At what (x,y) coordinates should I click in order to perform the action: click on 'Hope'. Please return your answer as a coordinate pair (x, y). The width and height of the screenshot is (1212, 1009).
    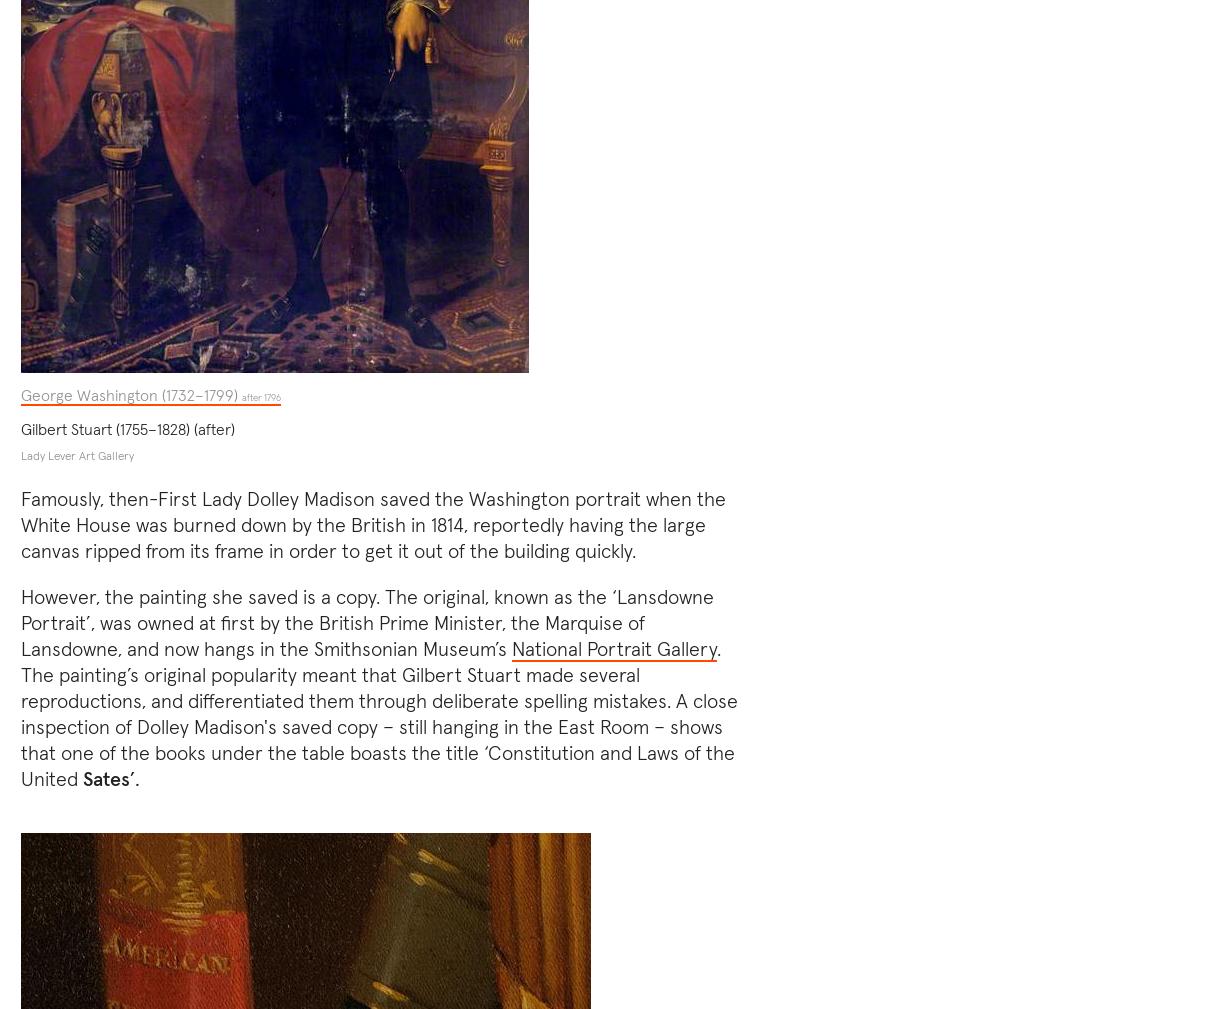
    Looking at the image, I should click on (737, 536).